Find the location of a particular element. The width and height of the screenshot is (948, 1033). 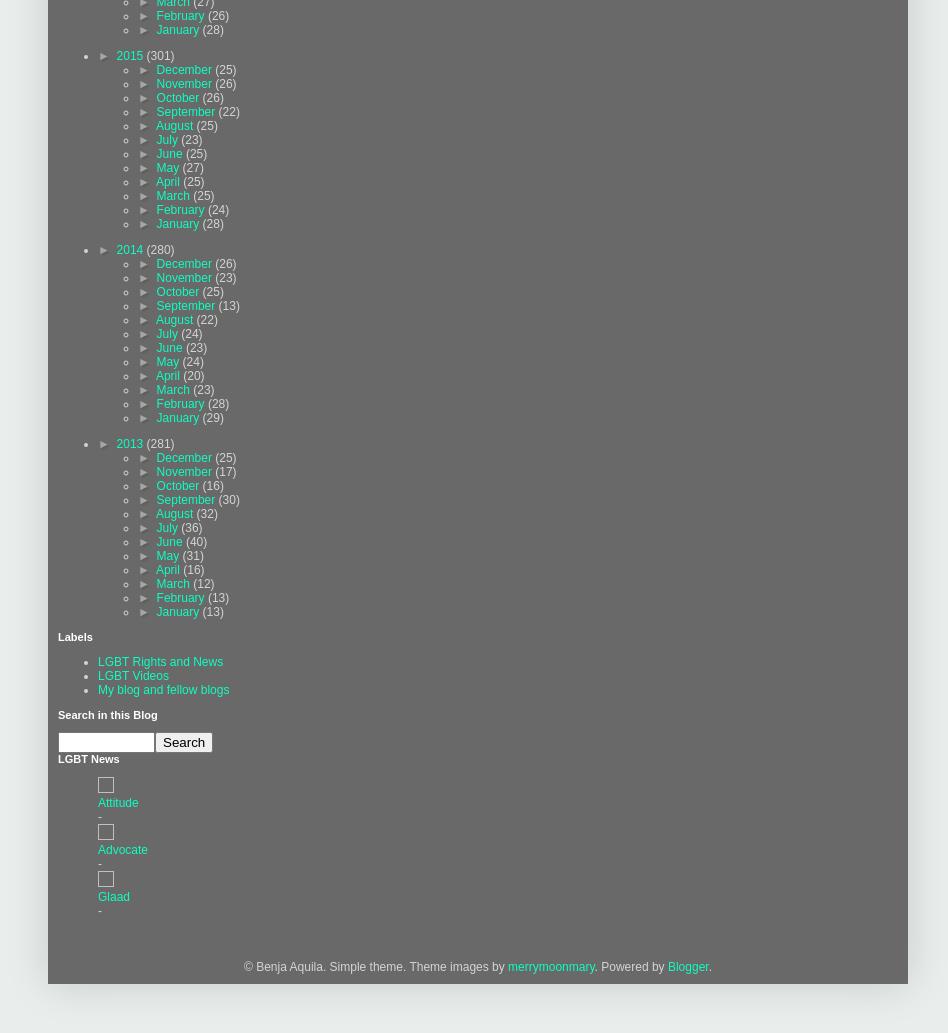

'Advocate' is located at coordinates (121, 849).